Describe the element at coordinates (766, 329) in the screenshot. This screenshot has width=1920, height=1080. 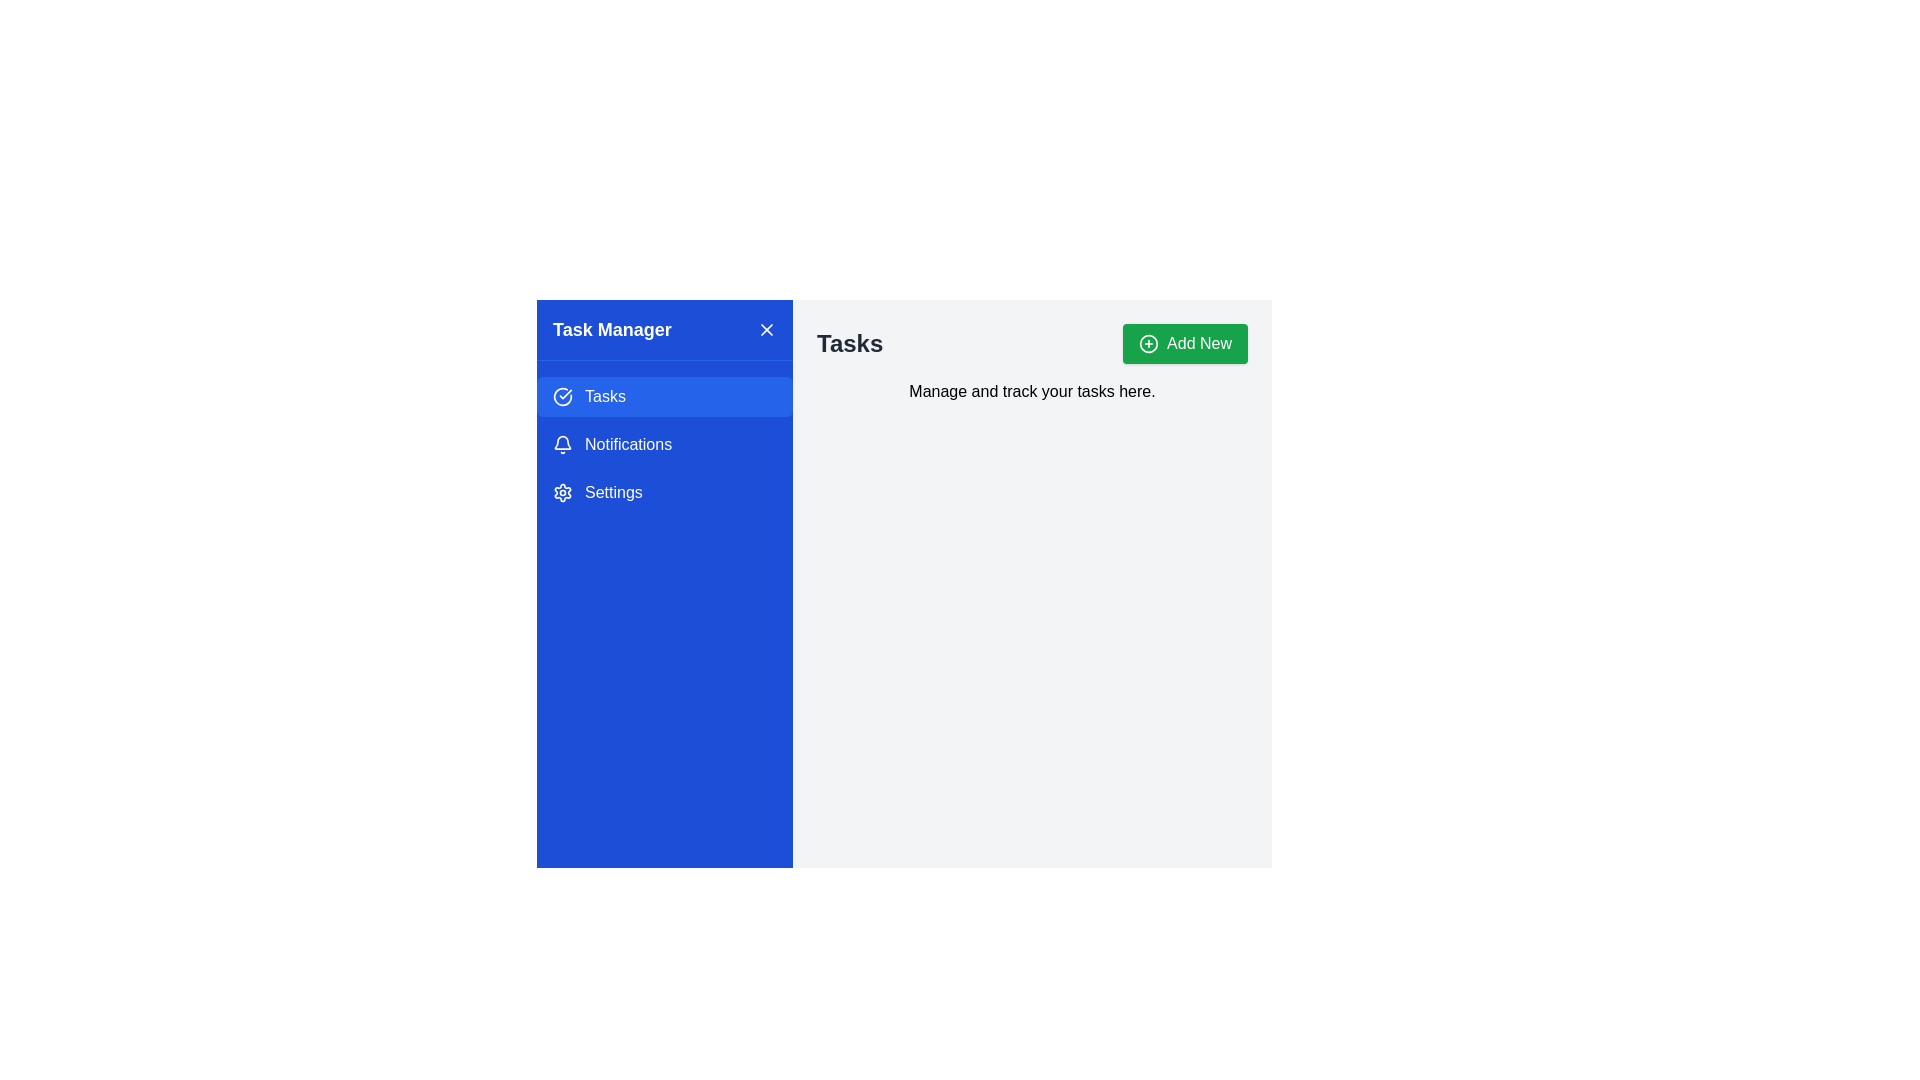
I see `the close button icon located in the top right corner of the "Task Manager" sidebar` at that location.